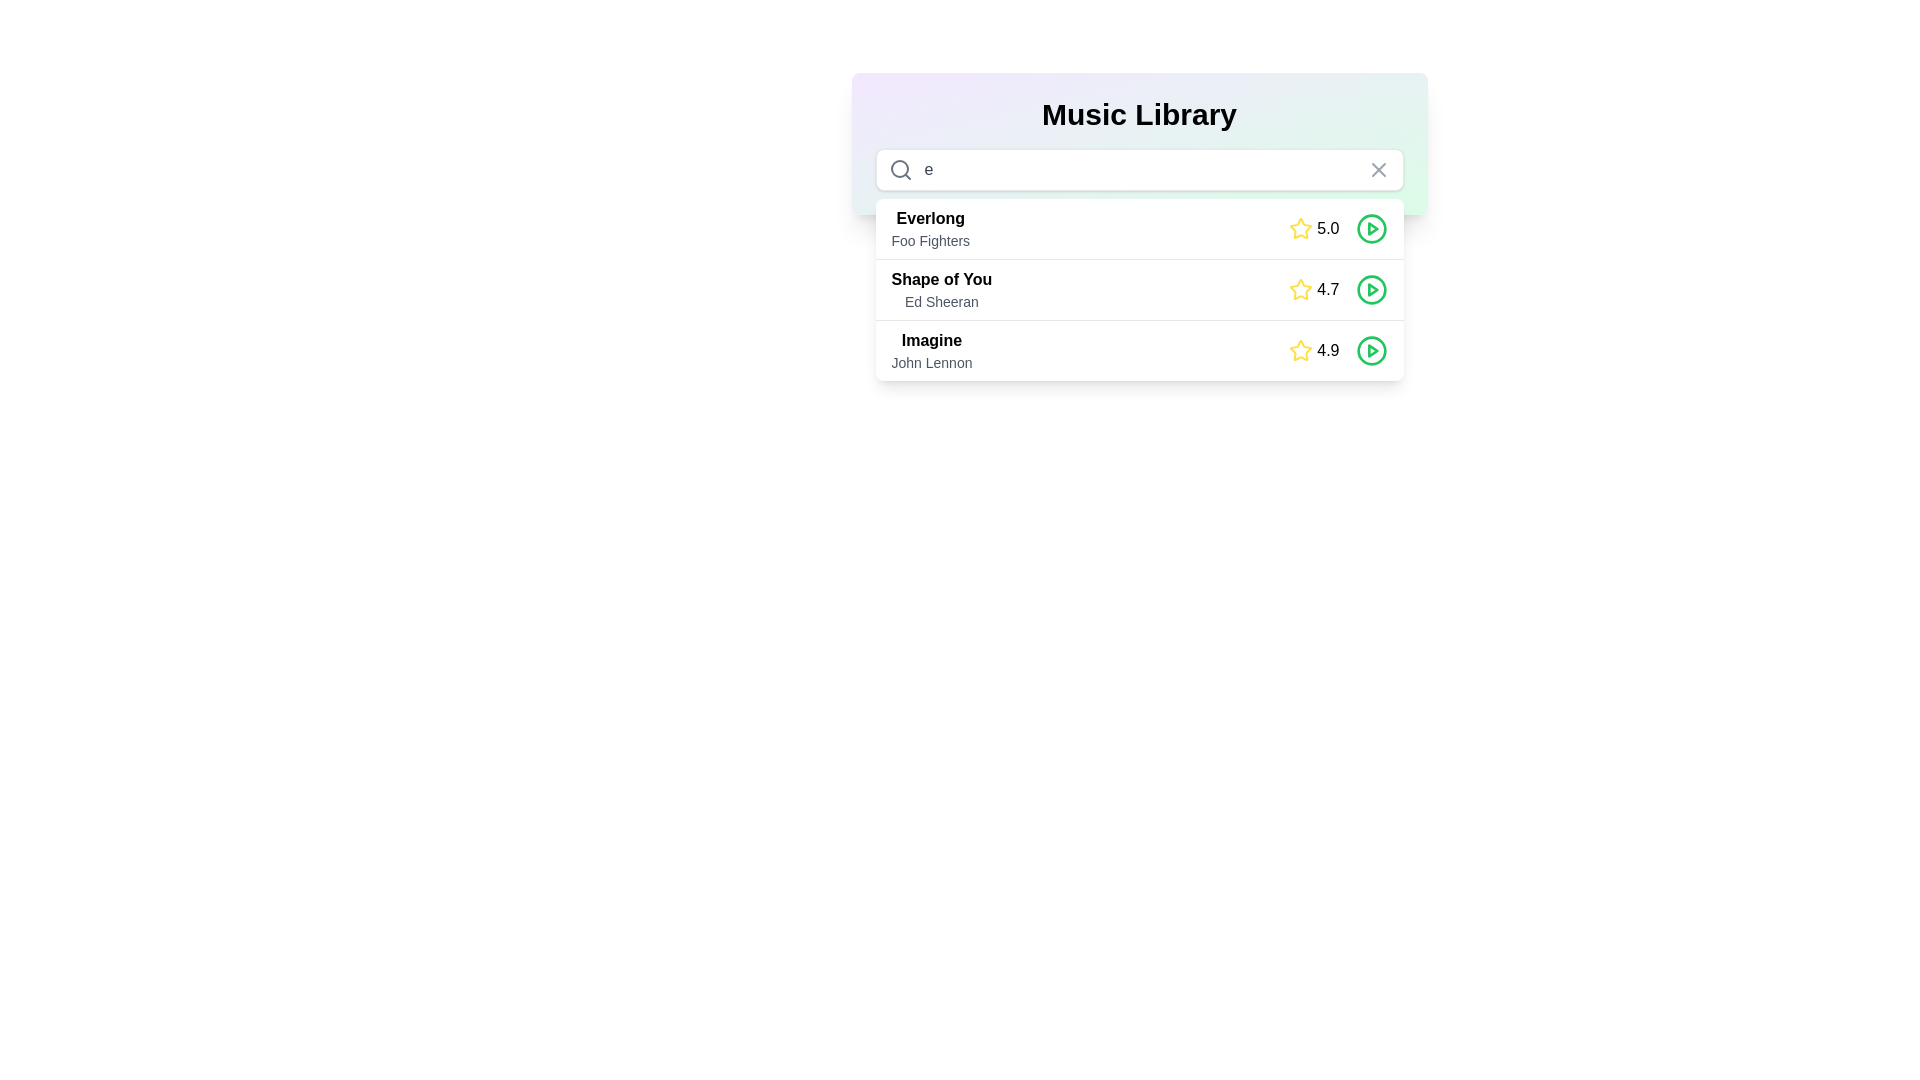 This screenshot has height=1080, width=1920. Describe the element at coordinates (930, 350) in the screenshot. I see `the text display that shows the title and artist name of a song, located in the third row of the music library section` at that location.